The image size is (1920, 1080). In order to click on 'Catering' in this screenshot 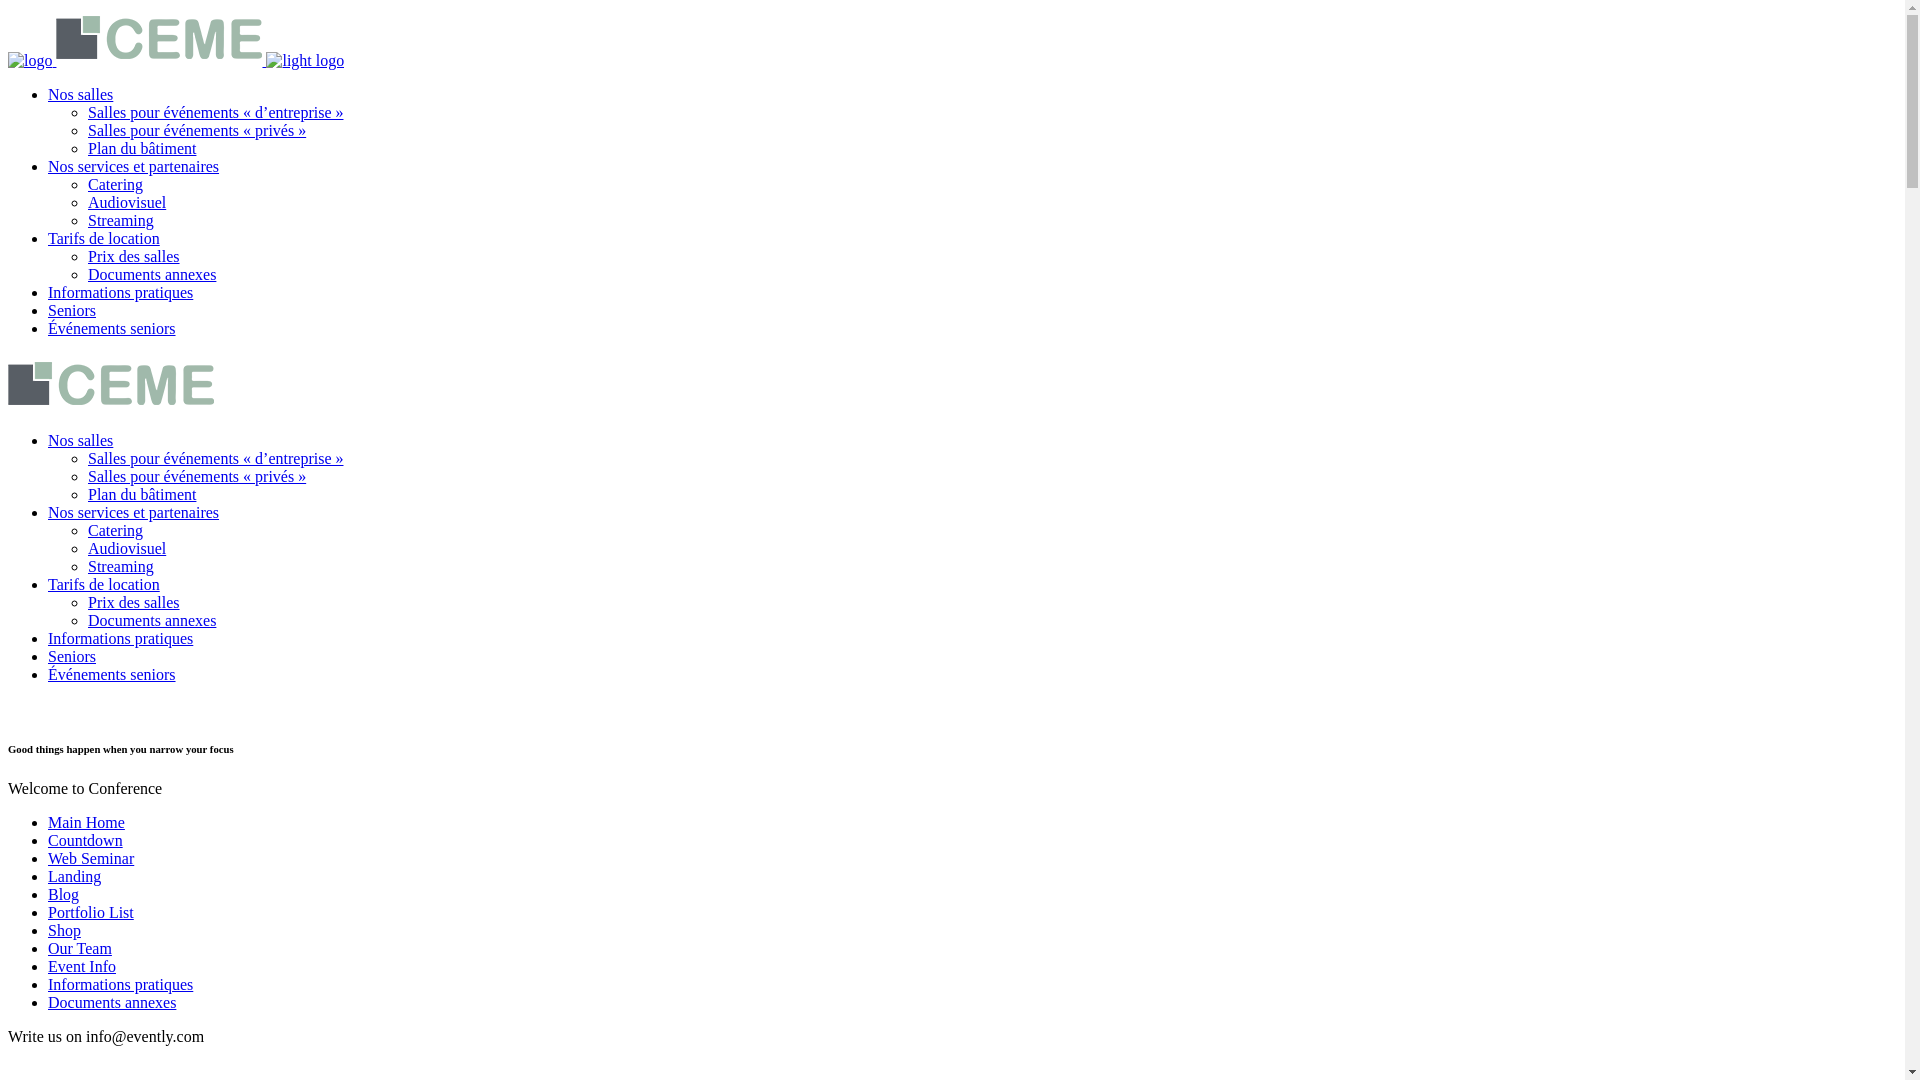, I will do `click(114, 184)`.